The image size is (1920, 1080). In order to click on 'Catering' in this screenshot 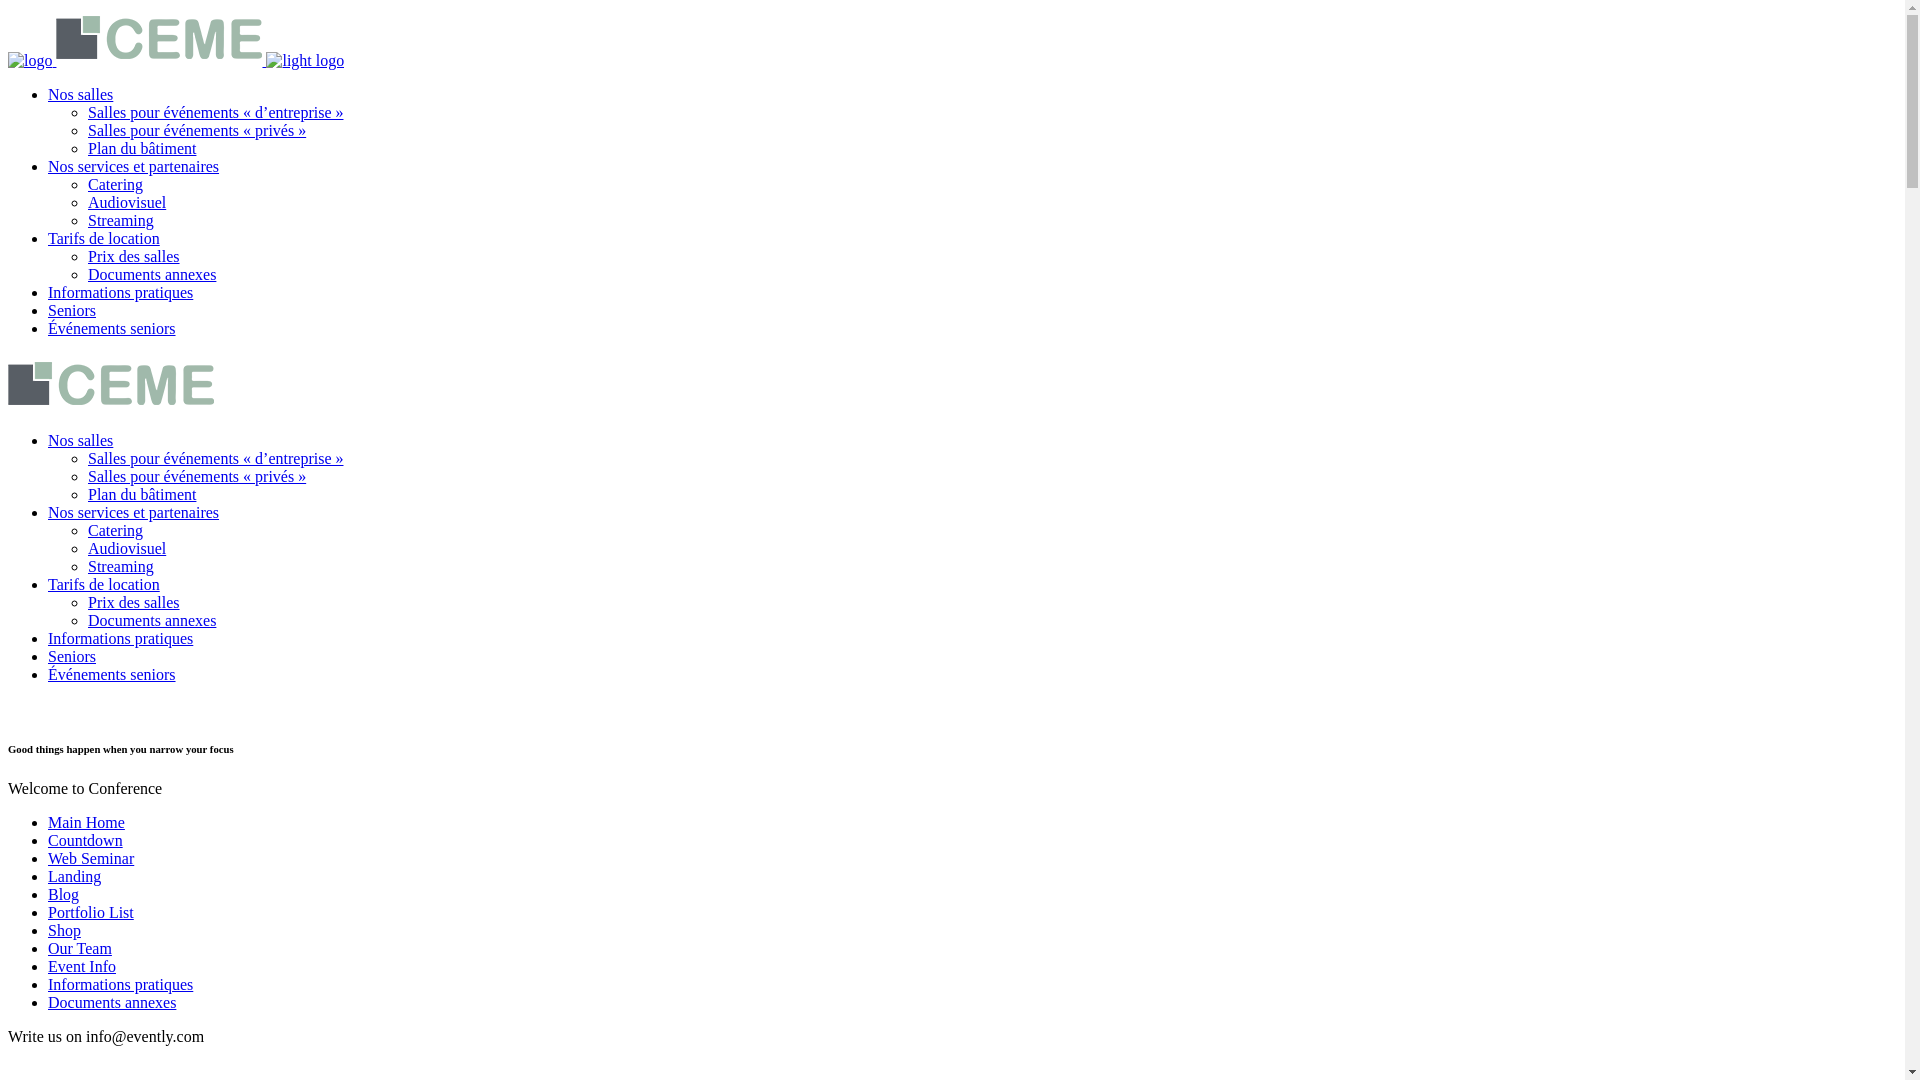, I will do `click(114, 184)`.